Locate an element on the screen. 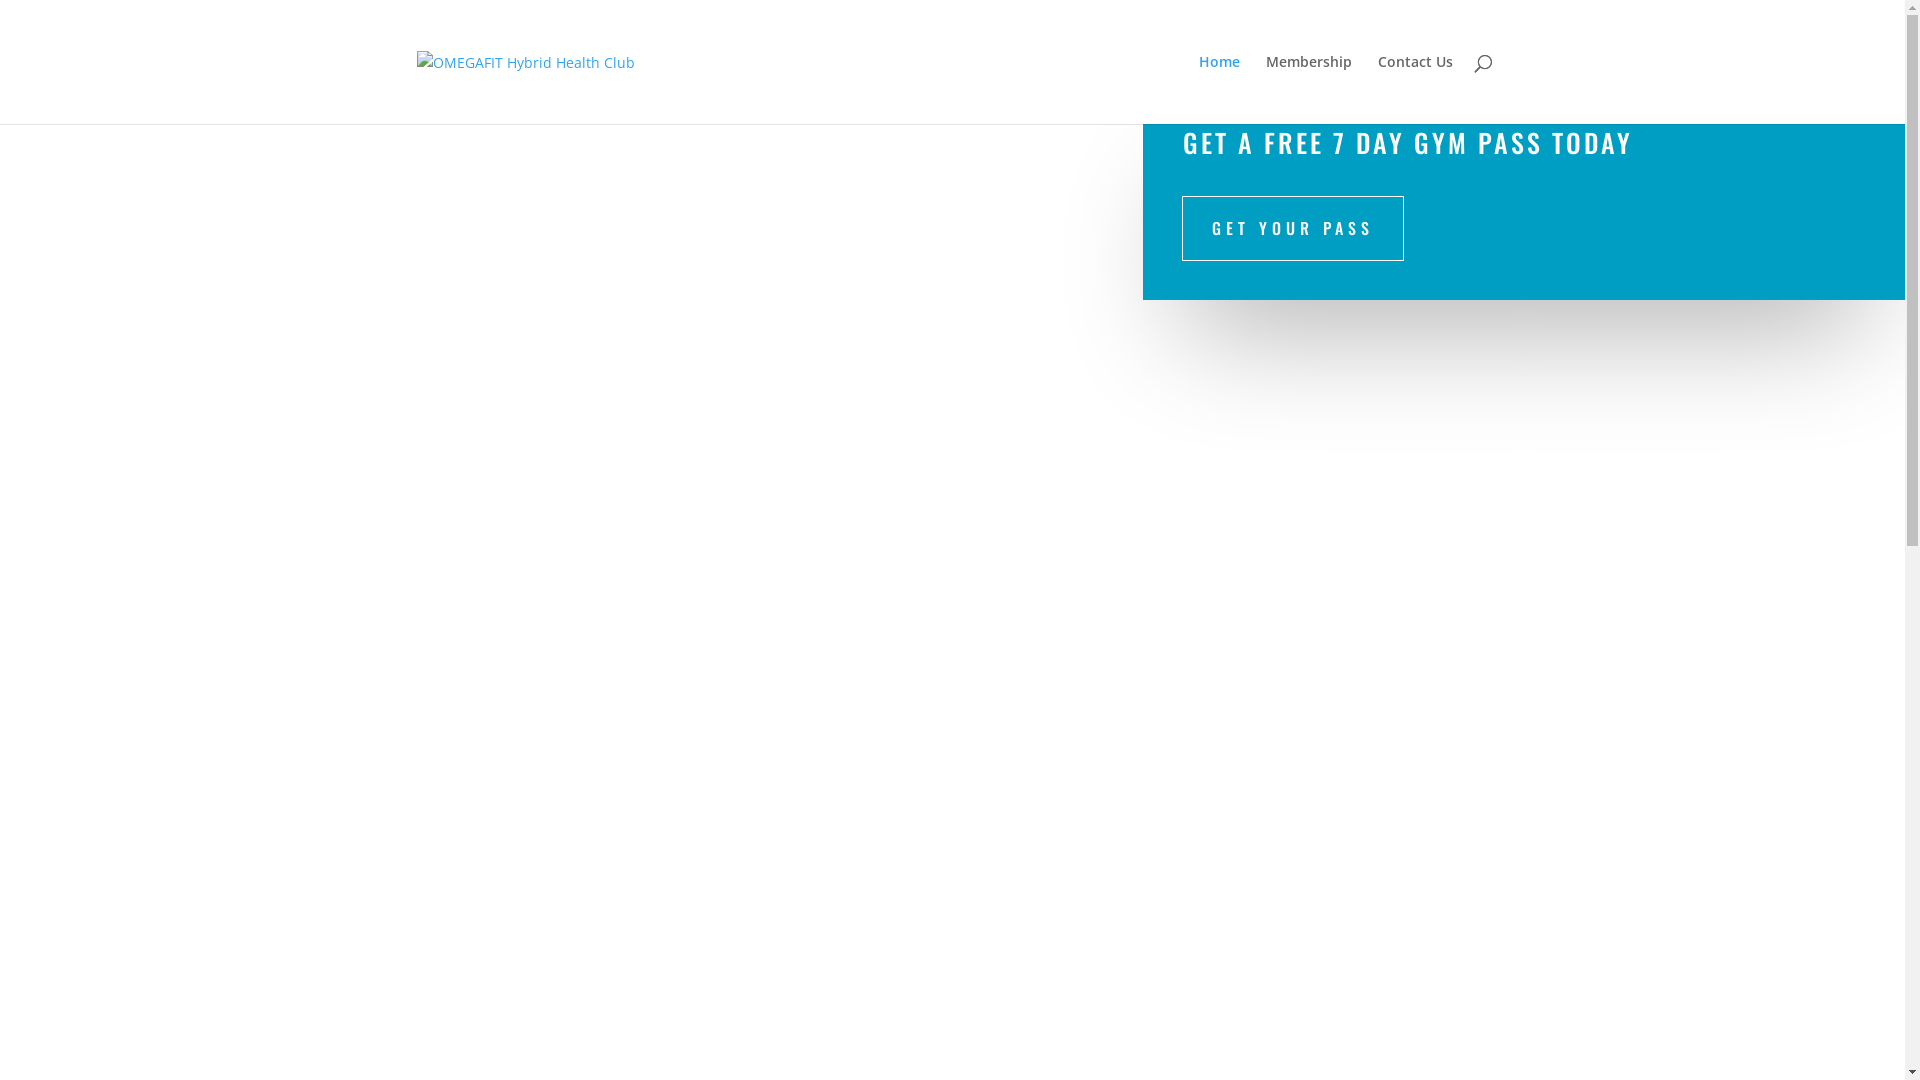  'Membership' is located at coordinates (1309, 88).